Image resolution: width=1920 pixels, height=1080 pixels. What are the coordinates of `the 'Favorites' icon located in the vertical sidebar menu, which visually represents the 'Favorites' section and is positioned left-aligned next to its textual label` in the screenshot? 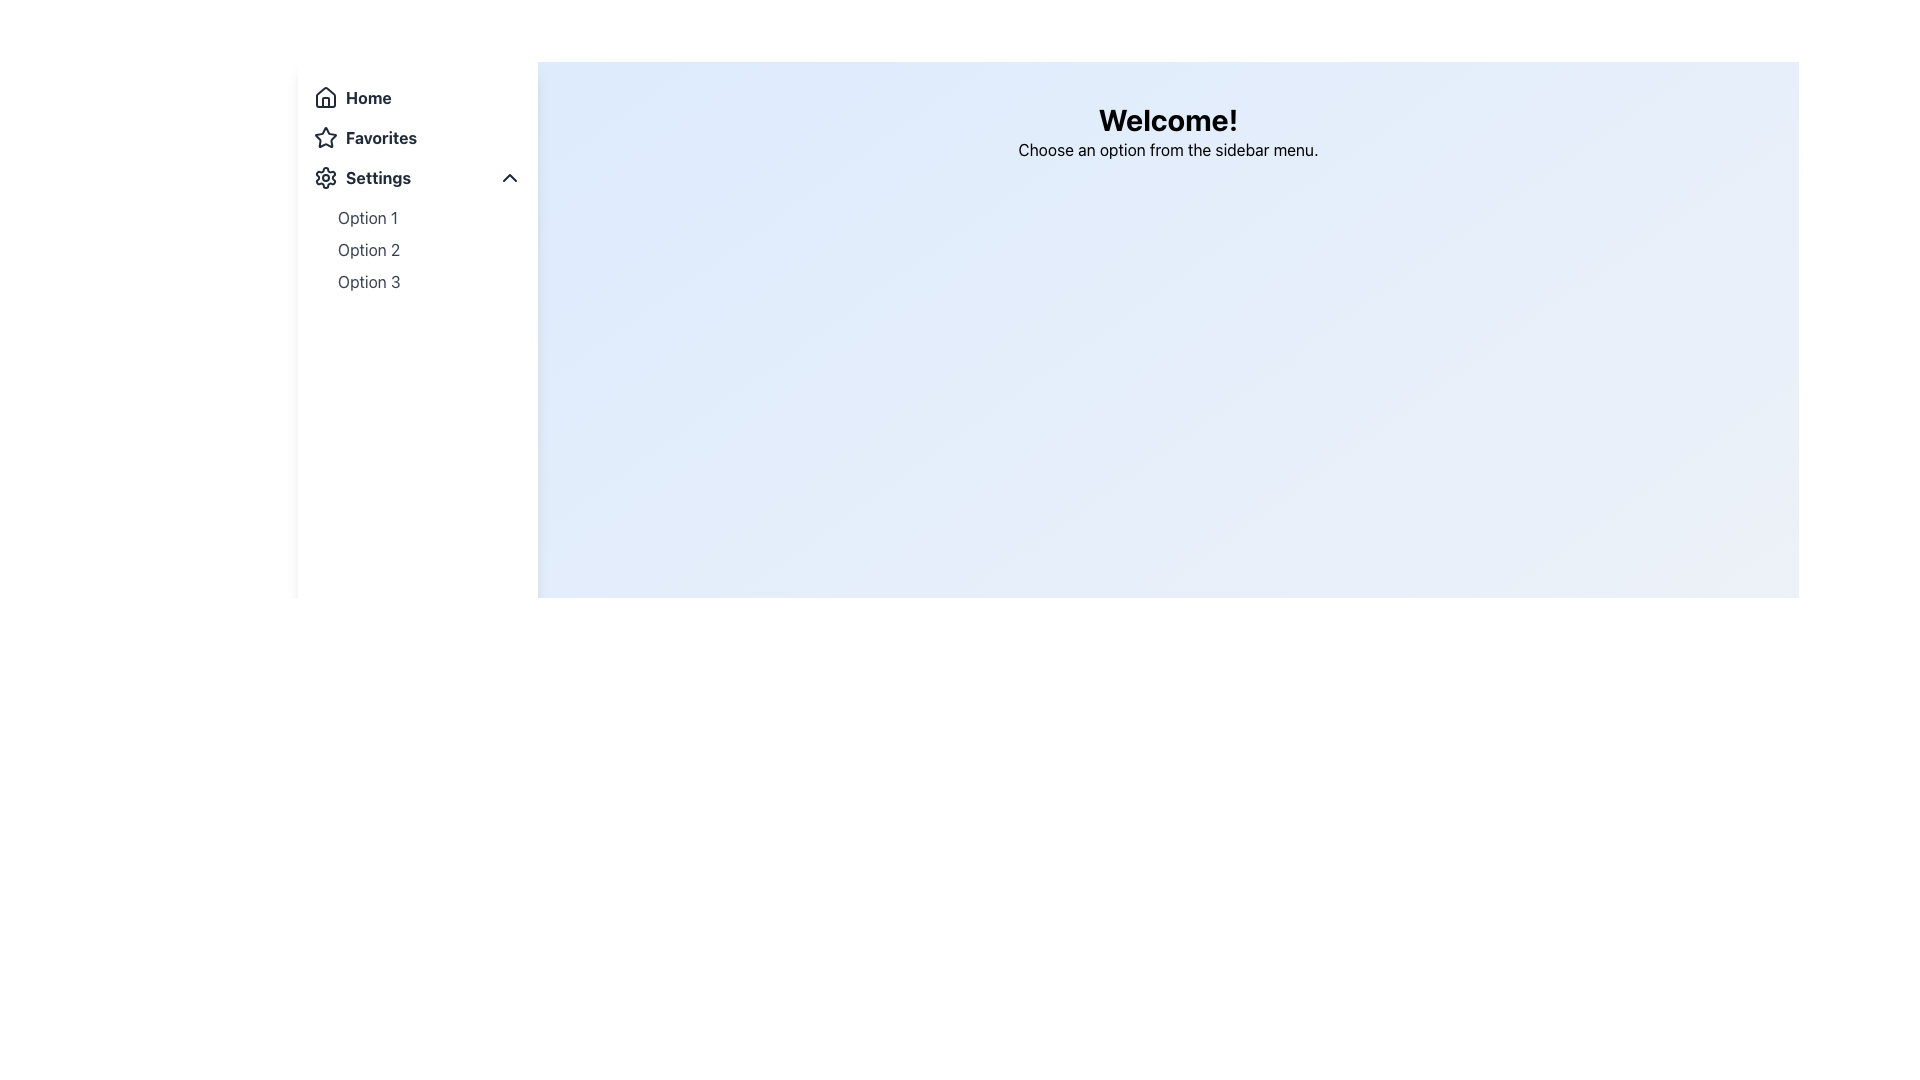 It's located at (326, 137).